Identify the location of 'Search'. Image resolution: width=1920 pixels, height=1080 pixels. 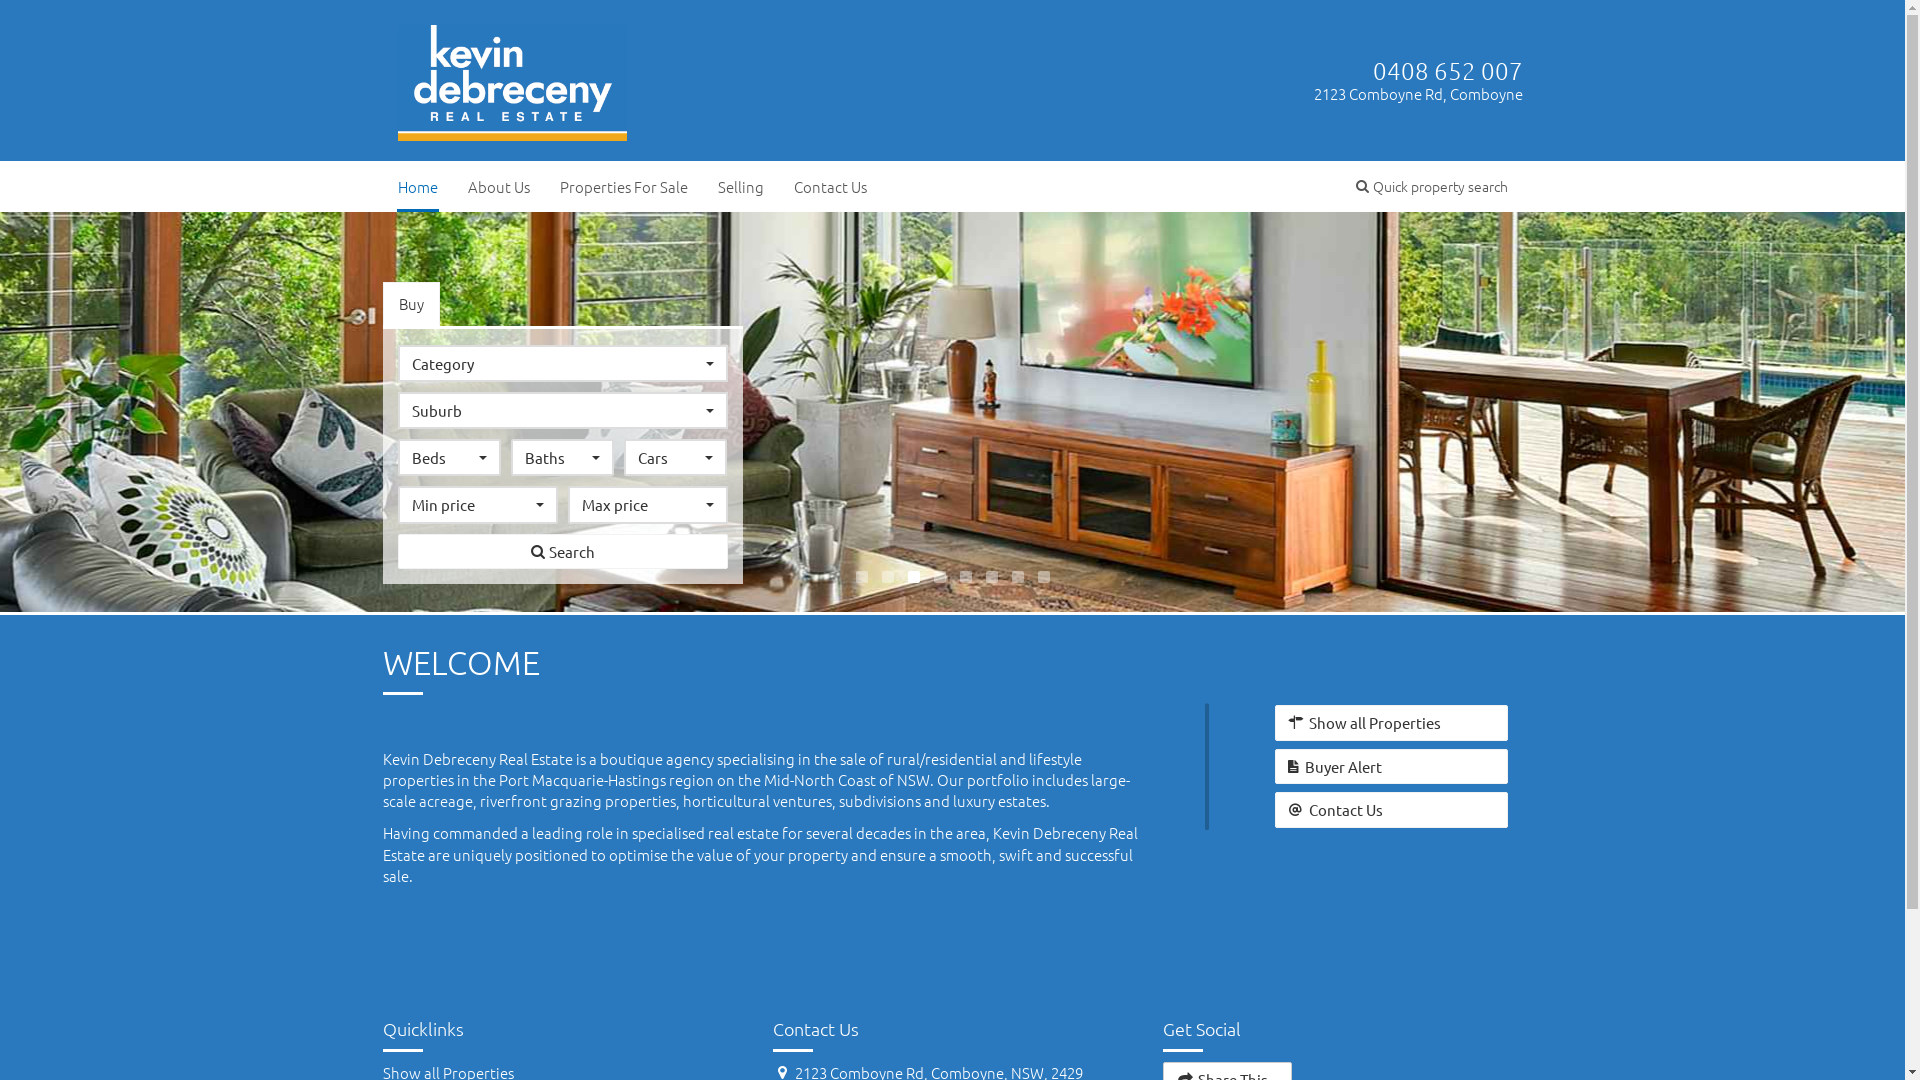
(561, 551).